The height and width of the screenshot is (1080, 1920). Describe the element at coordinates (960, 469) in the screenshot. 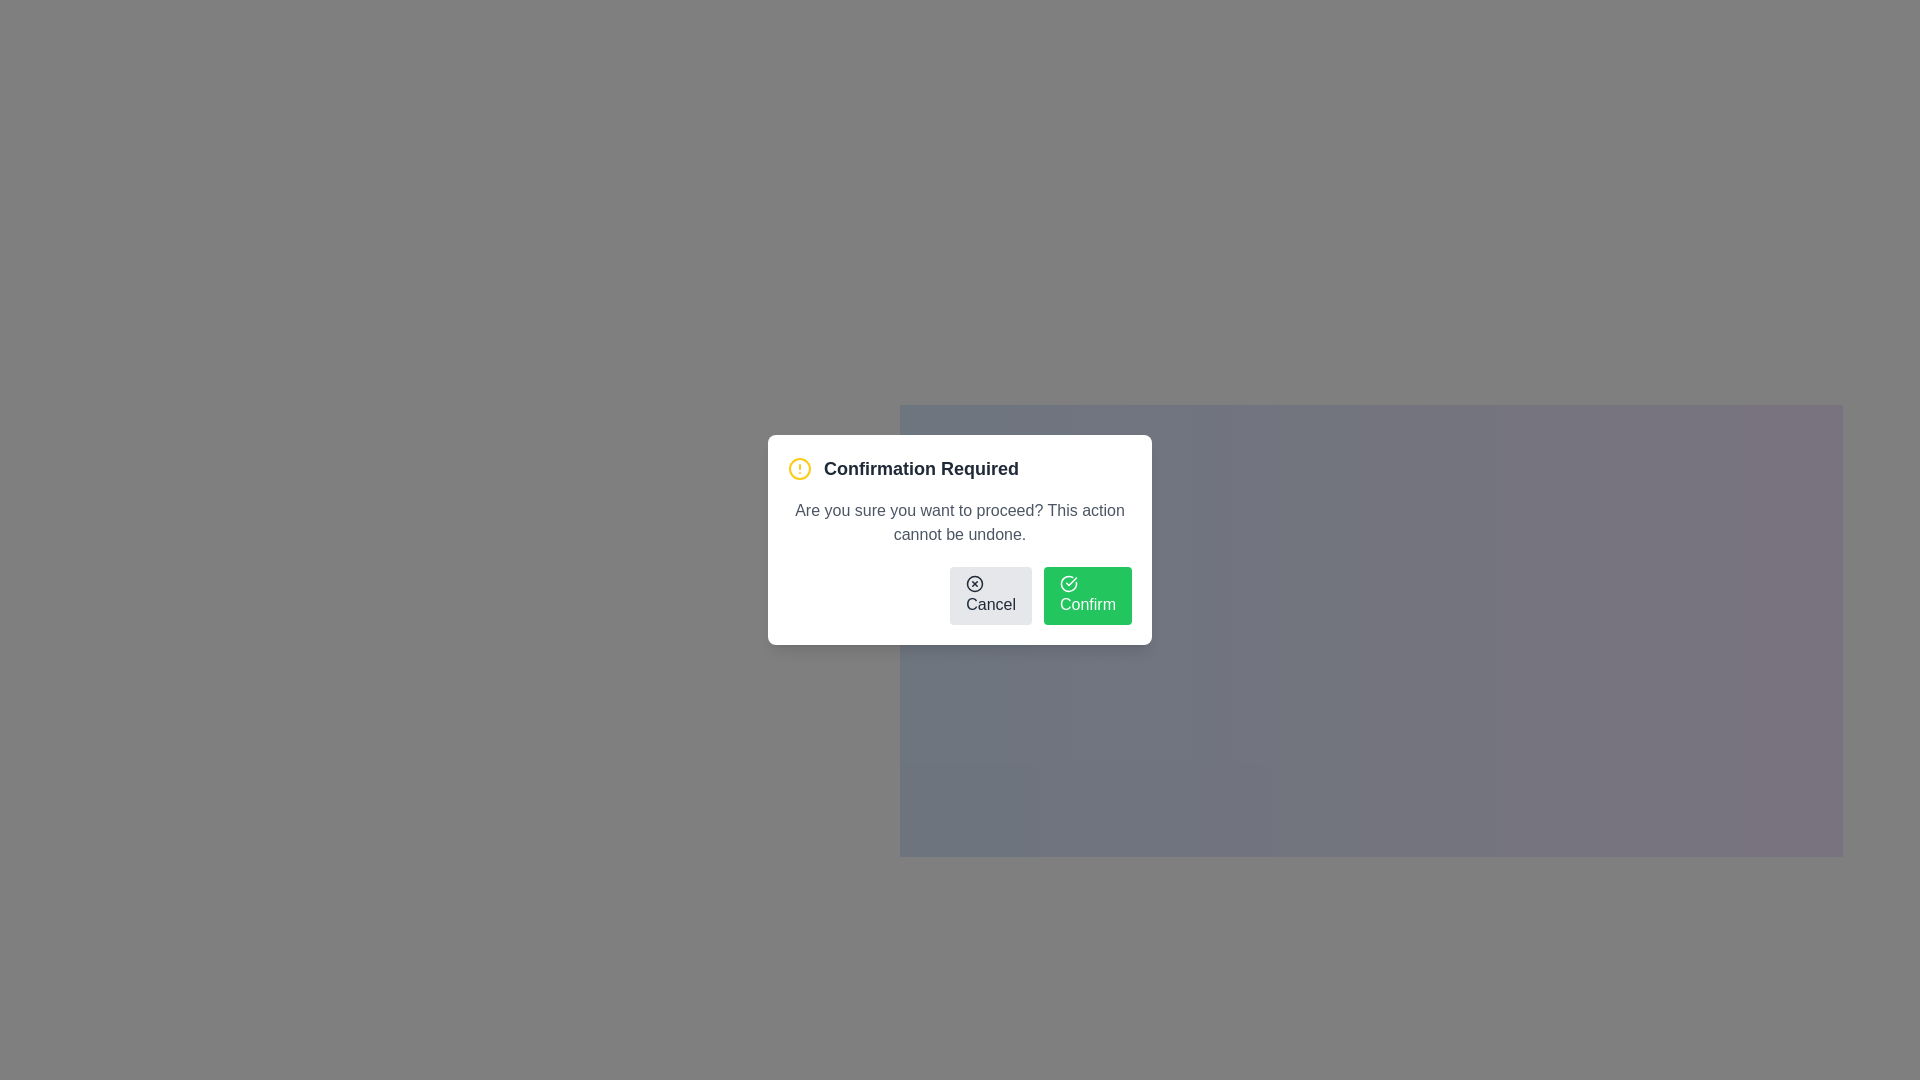

I see `the header label of the confirmation dialog box that provides a warning about the pending action` at that location.